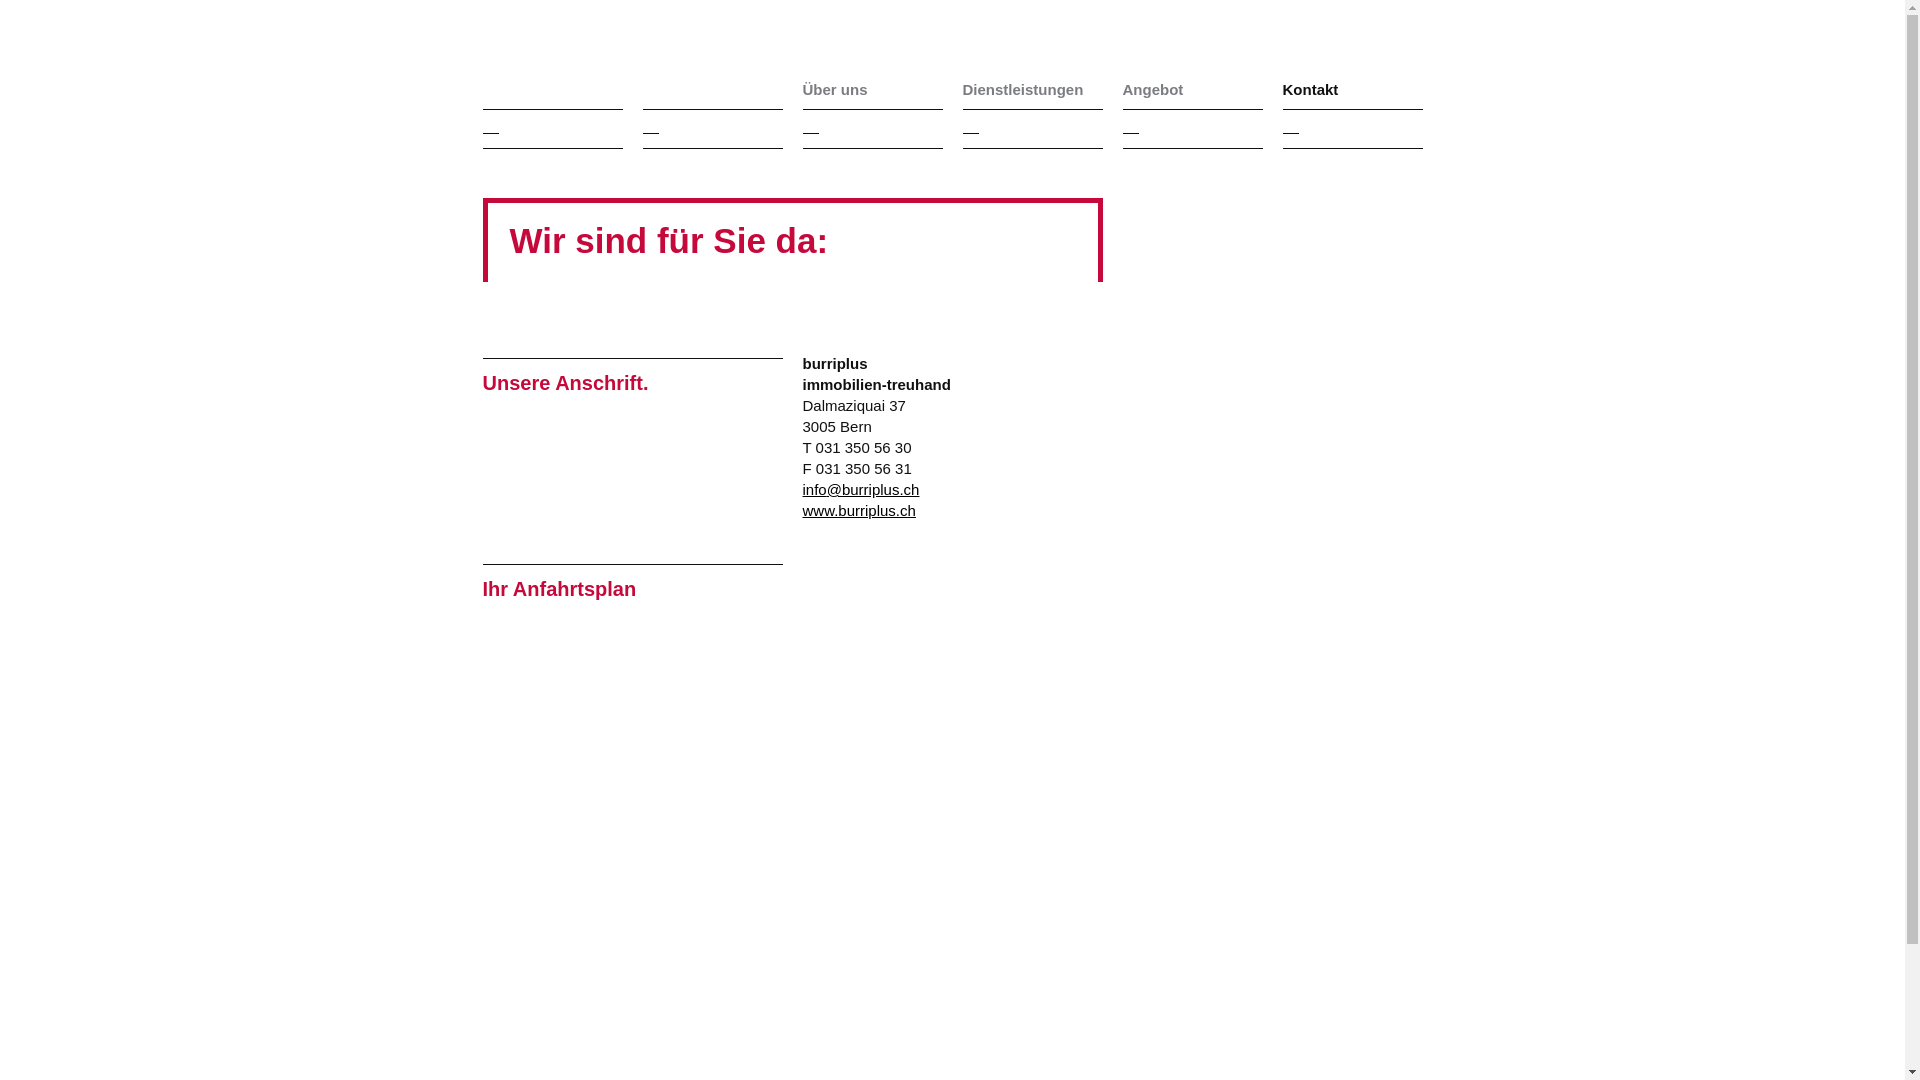  I want to click on 'Kontakt', so click(1352, 88).